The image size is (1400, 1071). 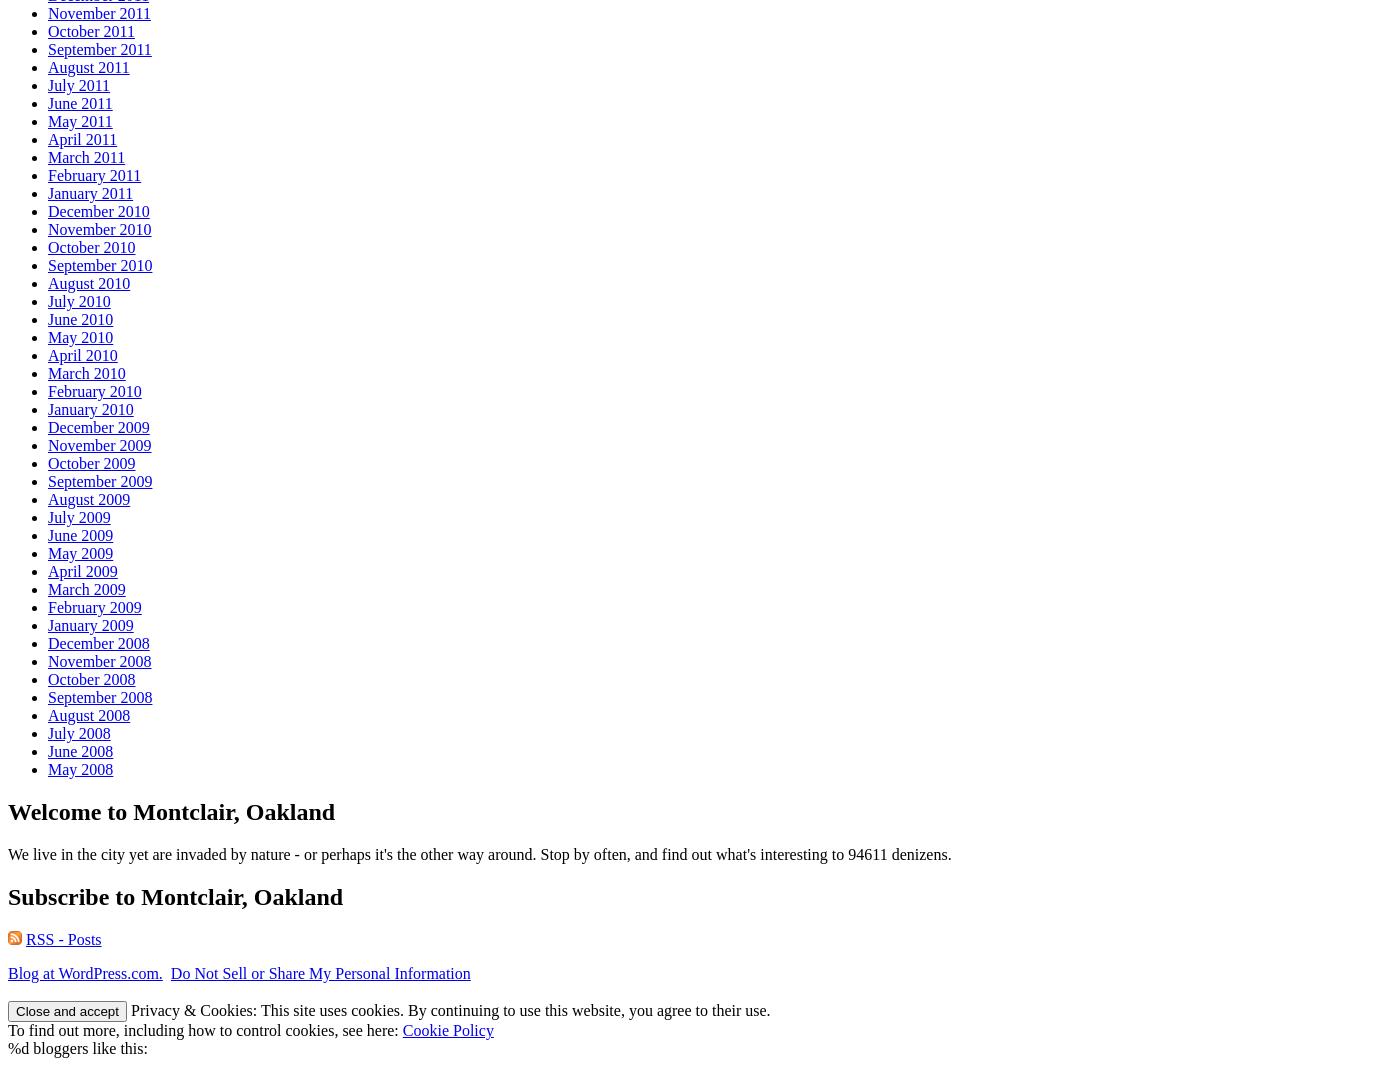 What do you see at coordinates (99, 660) in the screenshot?
I see `'November 2008'` at bounding box center [99, 660].